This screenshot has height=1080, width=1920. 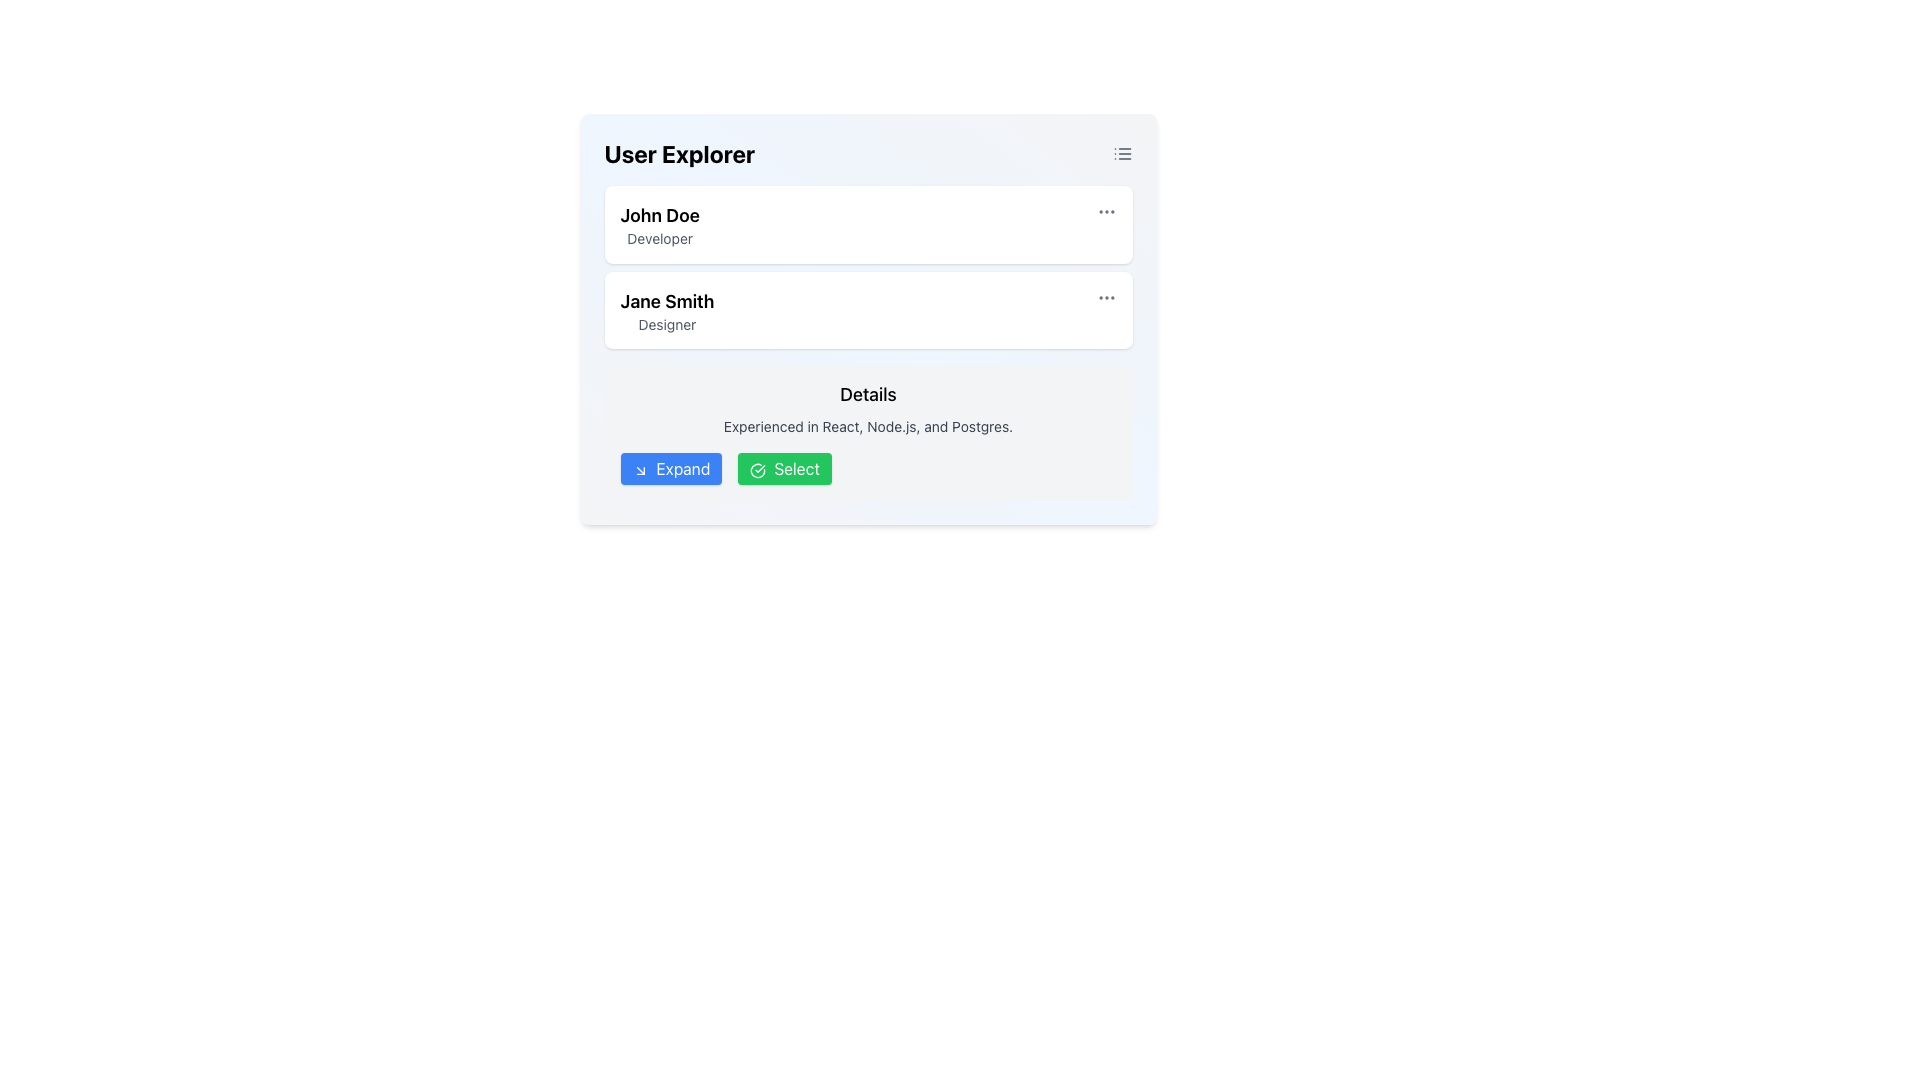 I want to click on the small light gray list icon located at the far-right of the 'User Explorer' header section, so click(x=1122, y=153).